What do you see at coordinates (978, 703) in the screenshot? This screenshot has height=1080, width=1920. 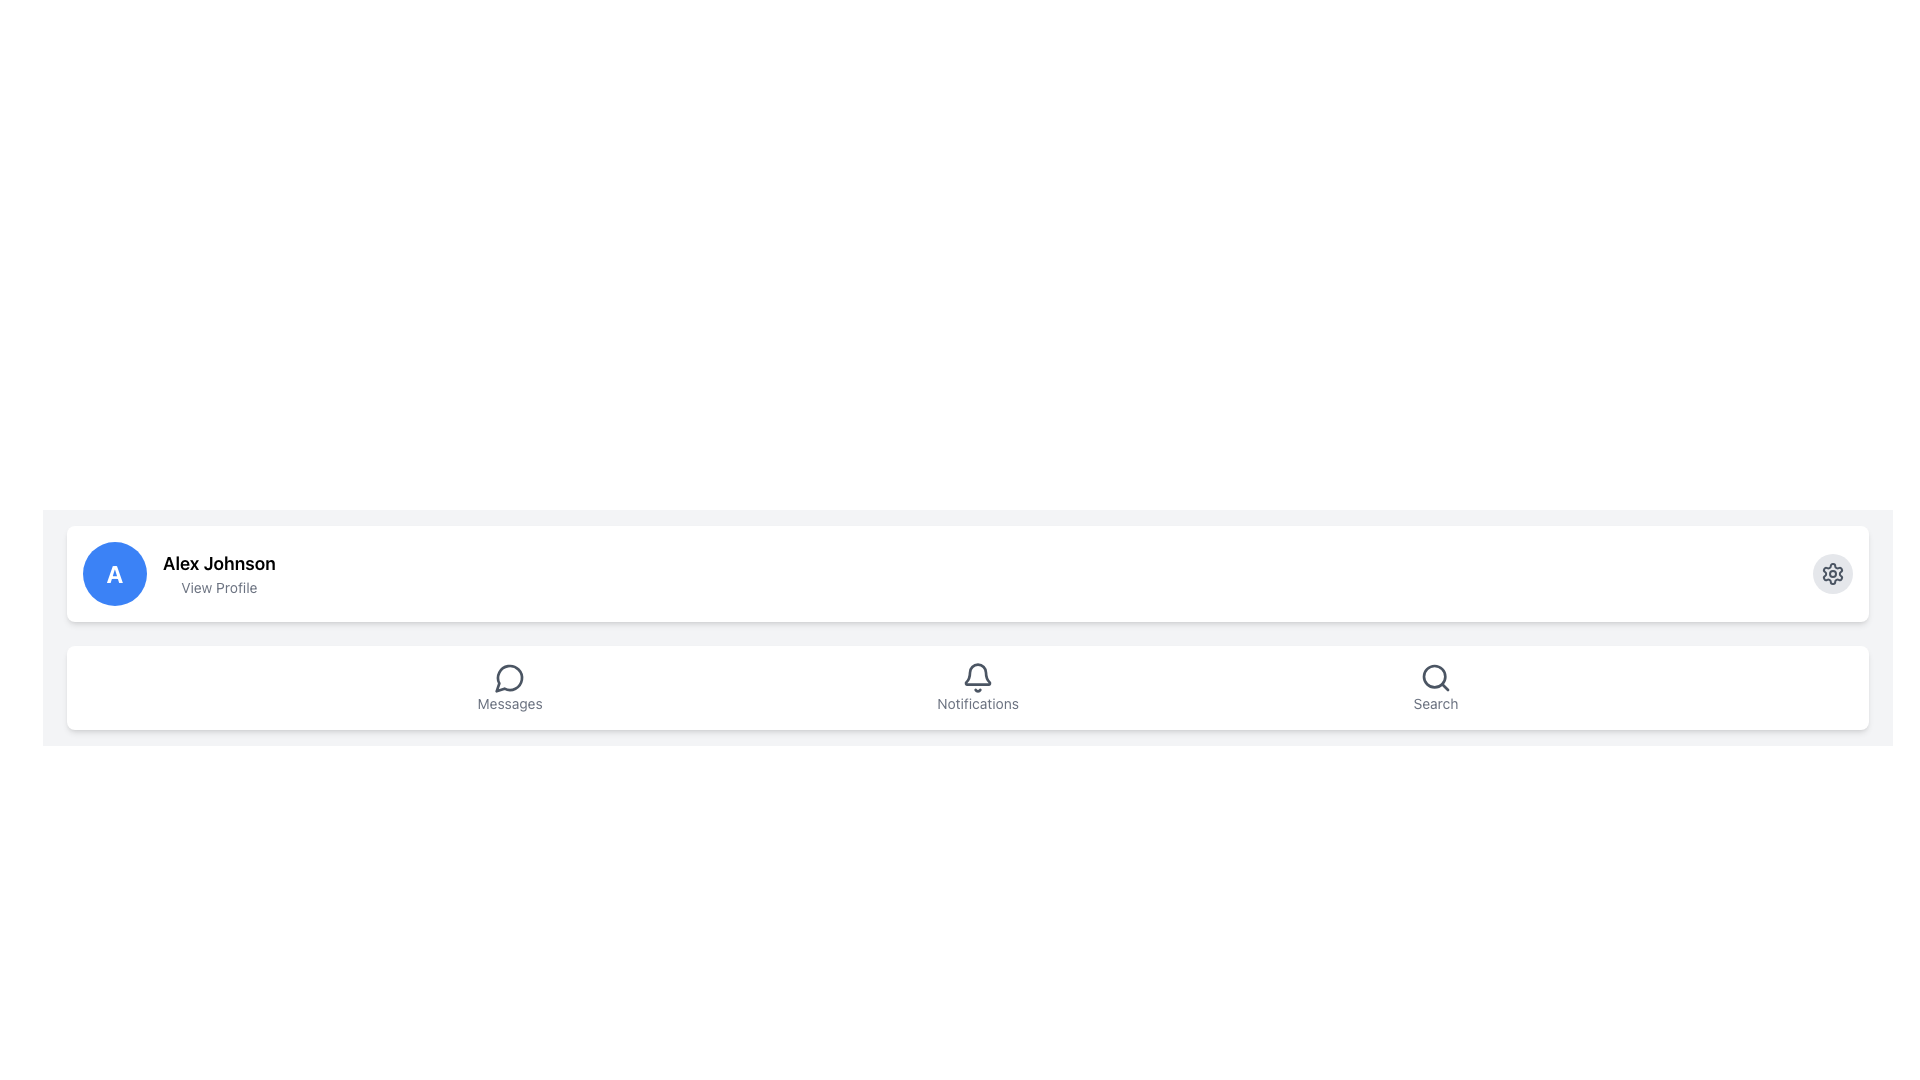 I see `the label that identifies the purpose of the associated bell icon for notifications, located centered underneath the bell icon in the navigation bar` at bounding box center [978, 703].